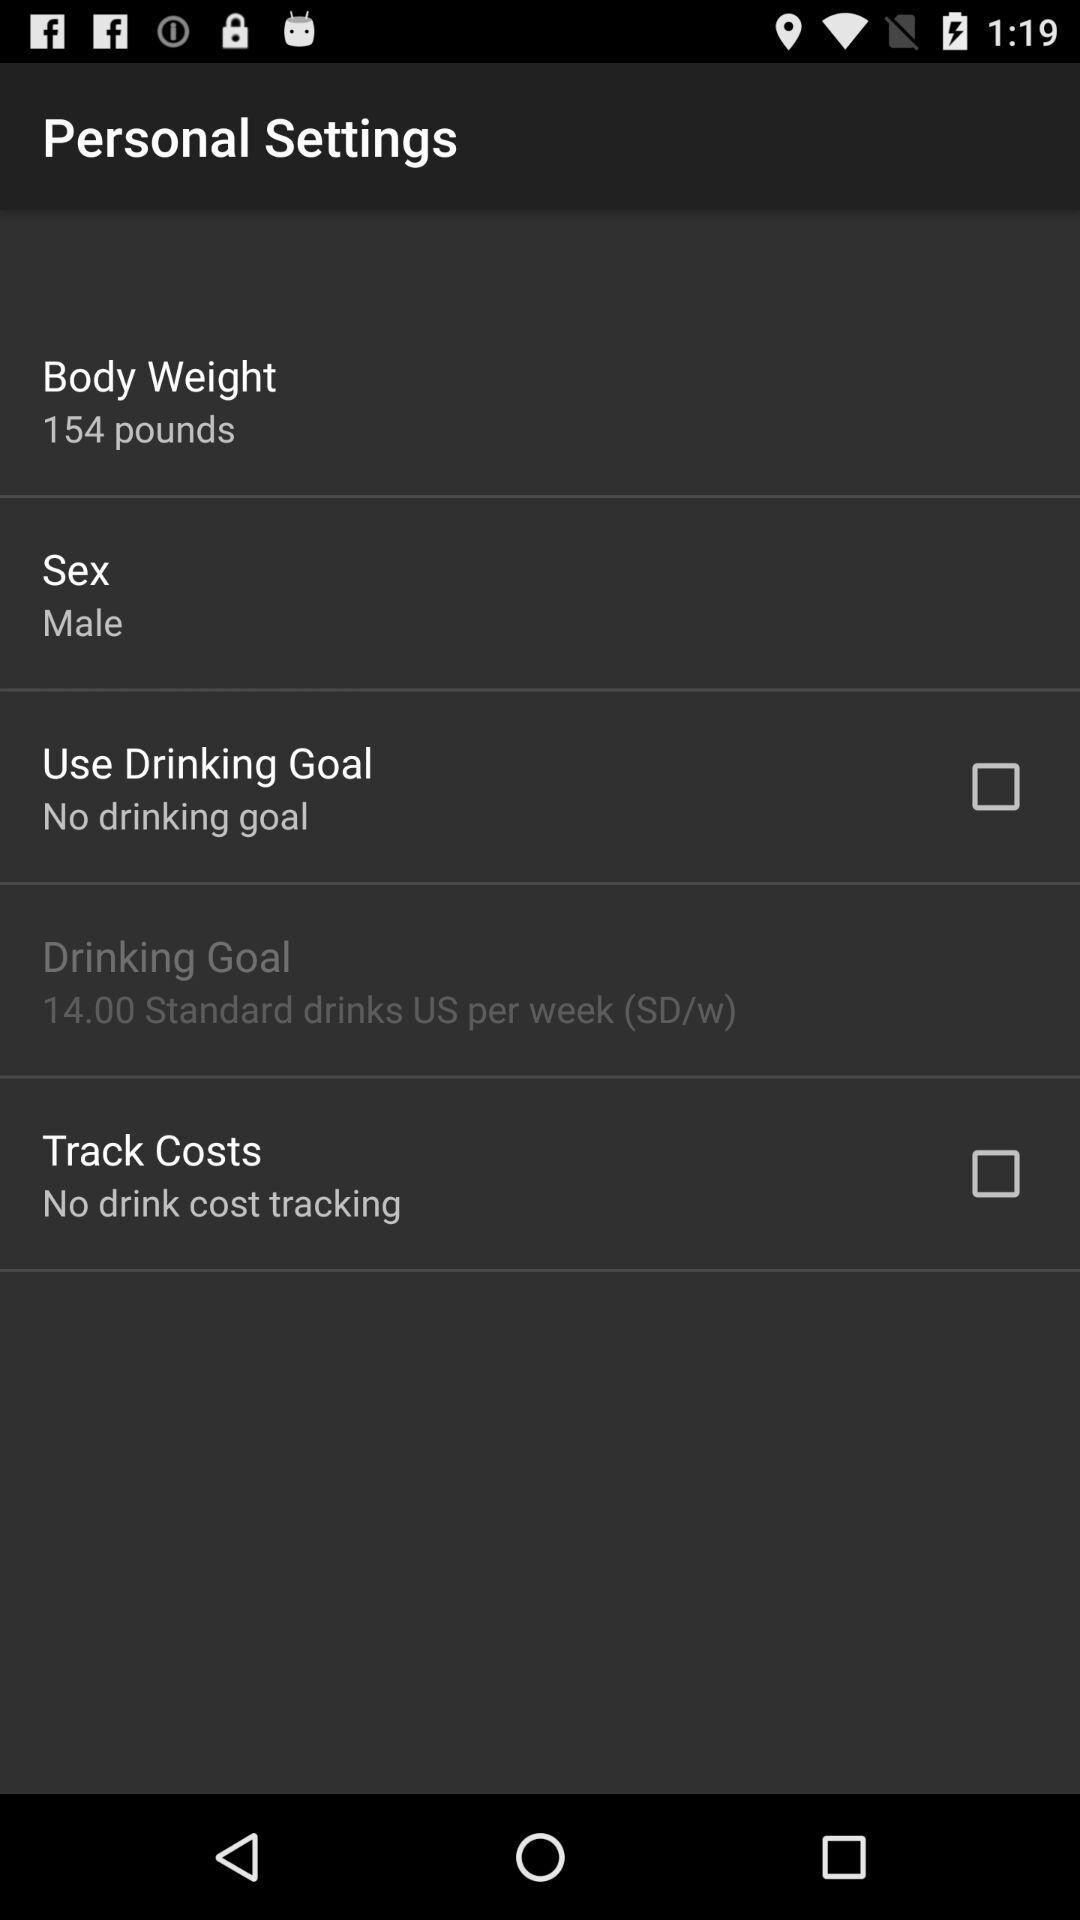 The width and height of the screenshot is (1080, 1920). What do you see at coordinates (389, 1008) in the screenshot?
I see `the icon above the track costs item` at bounding box center [389, 1008].